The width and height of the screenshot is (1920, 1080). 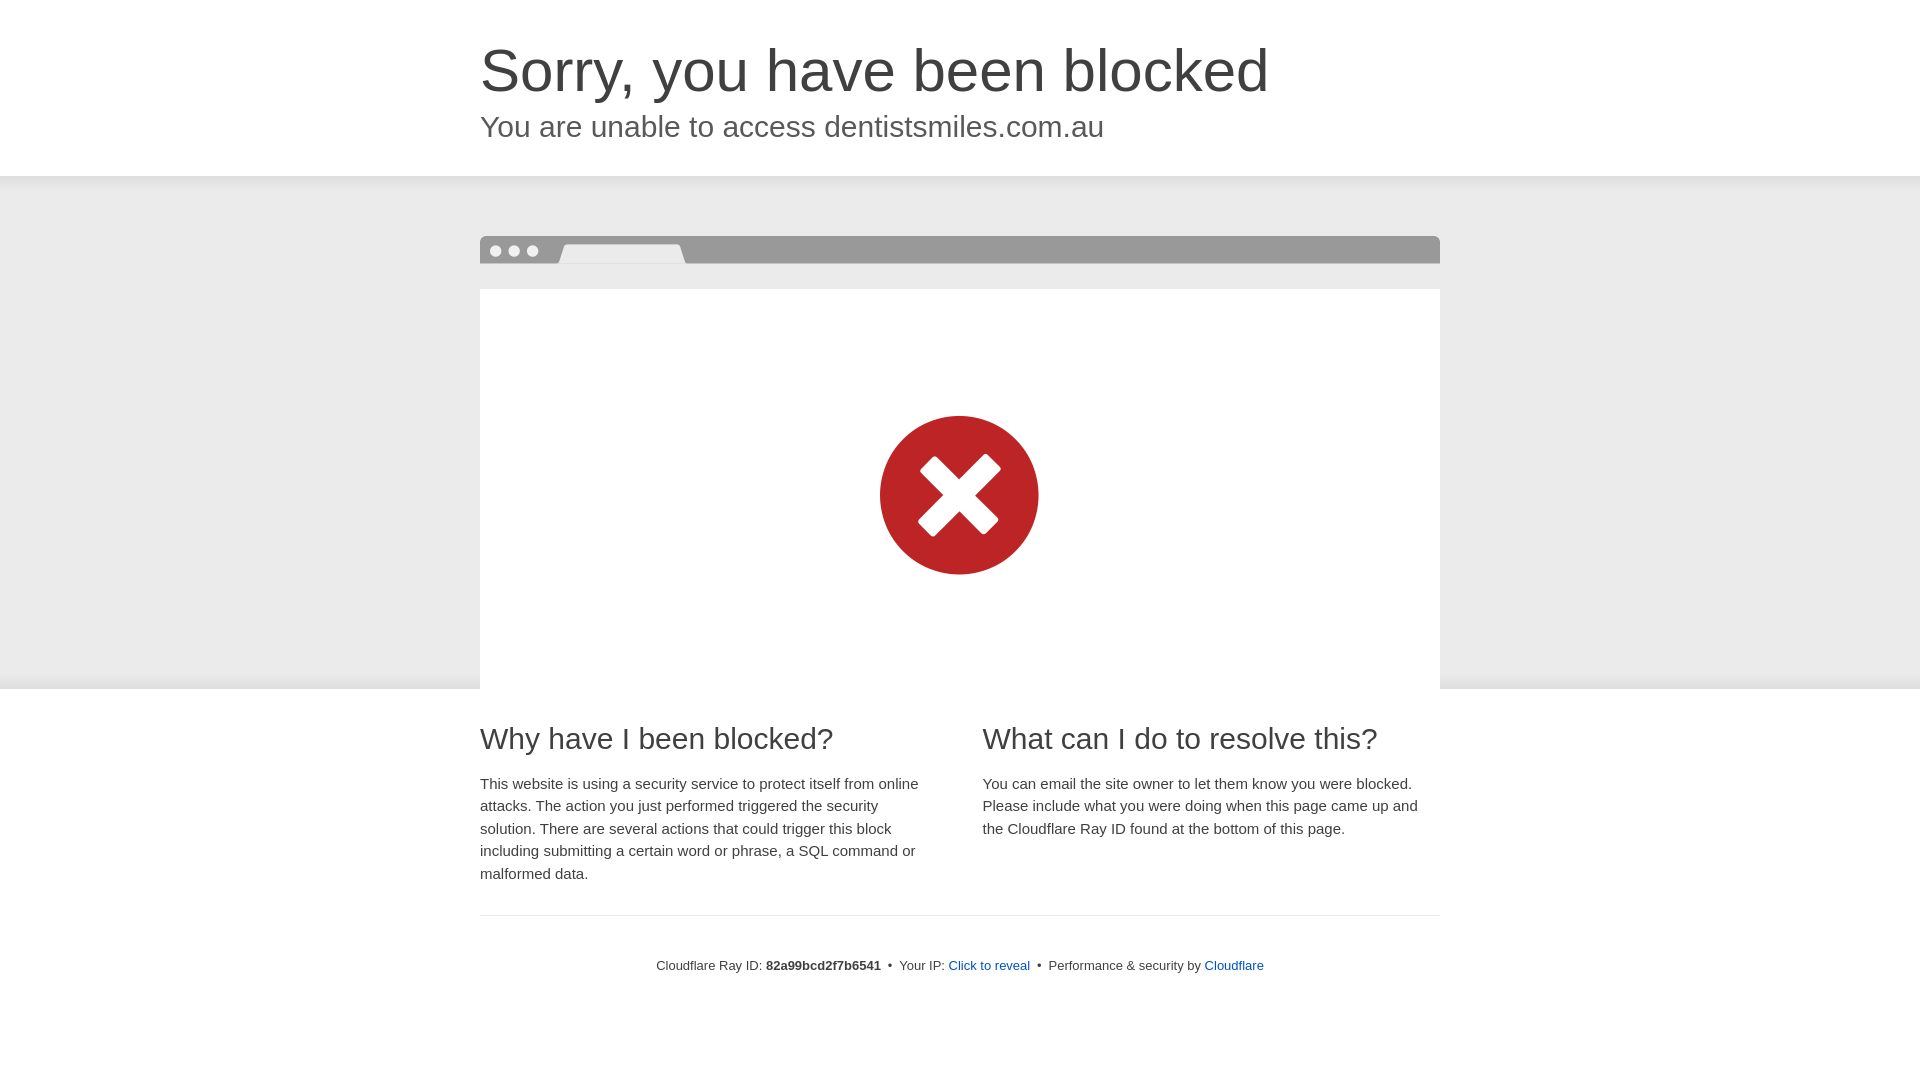 What do you see at coordinates (1233, 964) in the screenshot?
I see `'Cloudflare'` at bounding box center [1233, 964].